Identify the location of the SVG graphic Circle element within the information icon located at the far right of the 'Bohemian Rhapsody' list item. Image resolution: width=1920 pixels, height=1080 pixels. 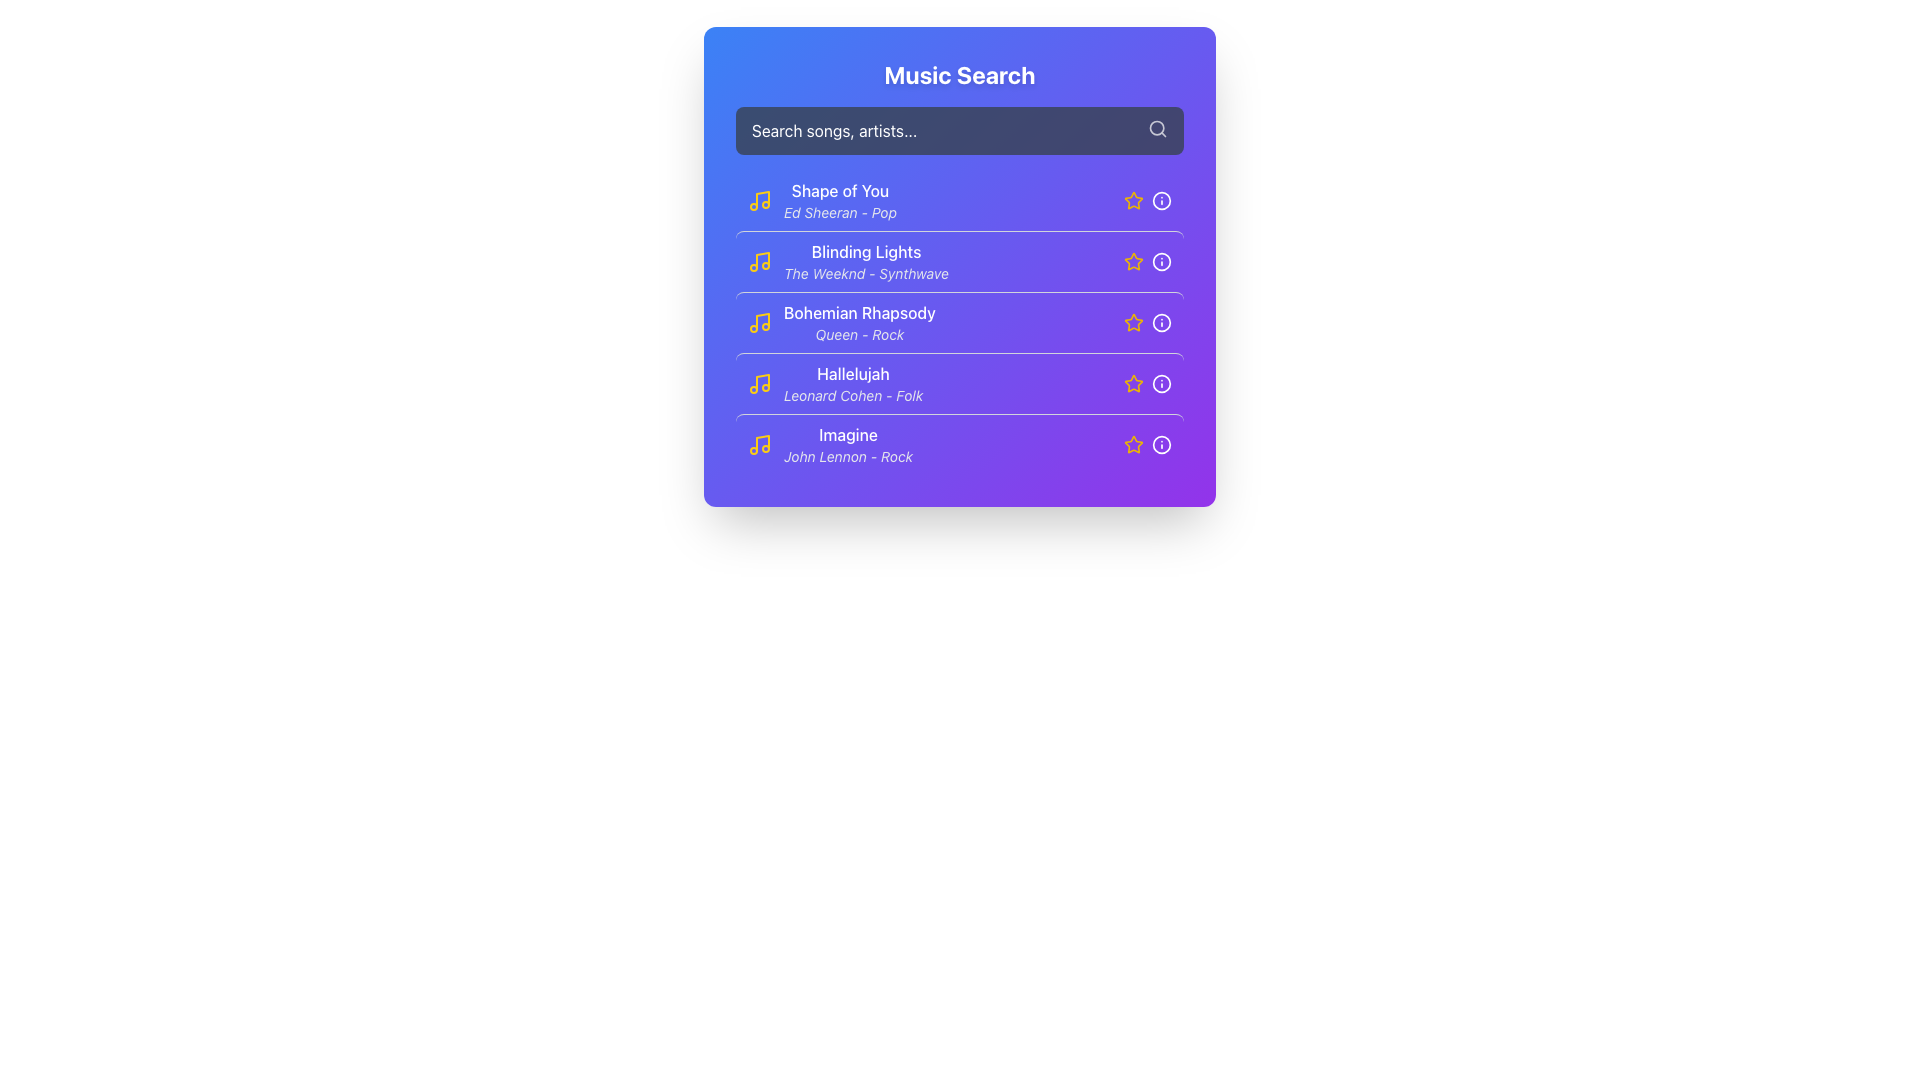
(1161, 322).